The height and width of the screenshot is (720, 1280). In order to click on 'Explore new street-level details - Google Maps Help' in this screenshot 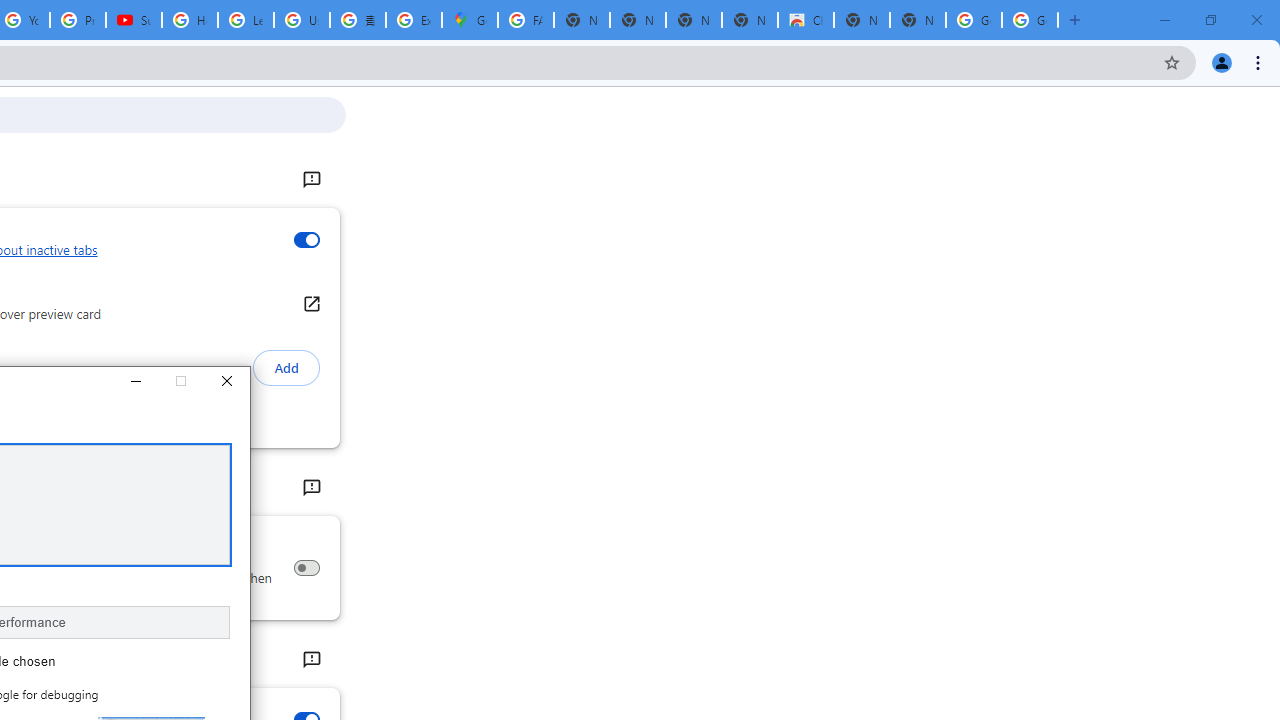, I will do `click(413, 20)`.